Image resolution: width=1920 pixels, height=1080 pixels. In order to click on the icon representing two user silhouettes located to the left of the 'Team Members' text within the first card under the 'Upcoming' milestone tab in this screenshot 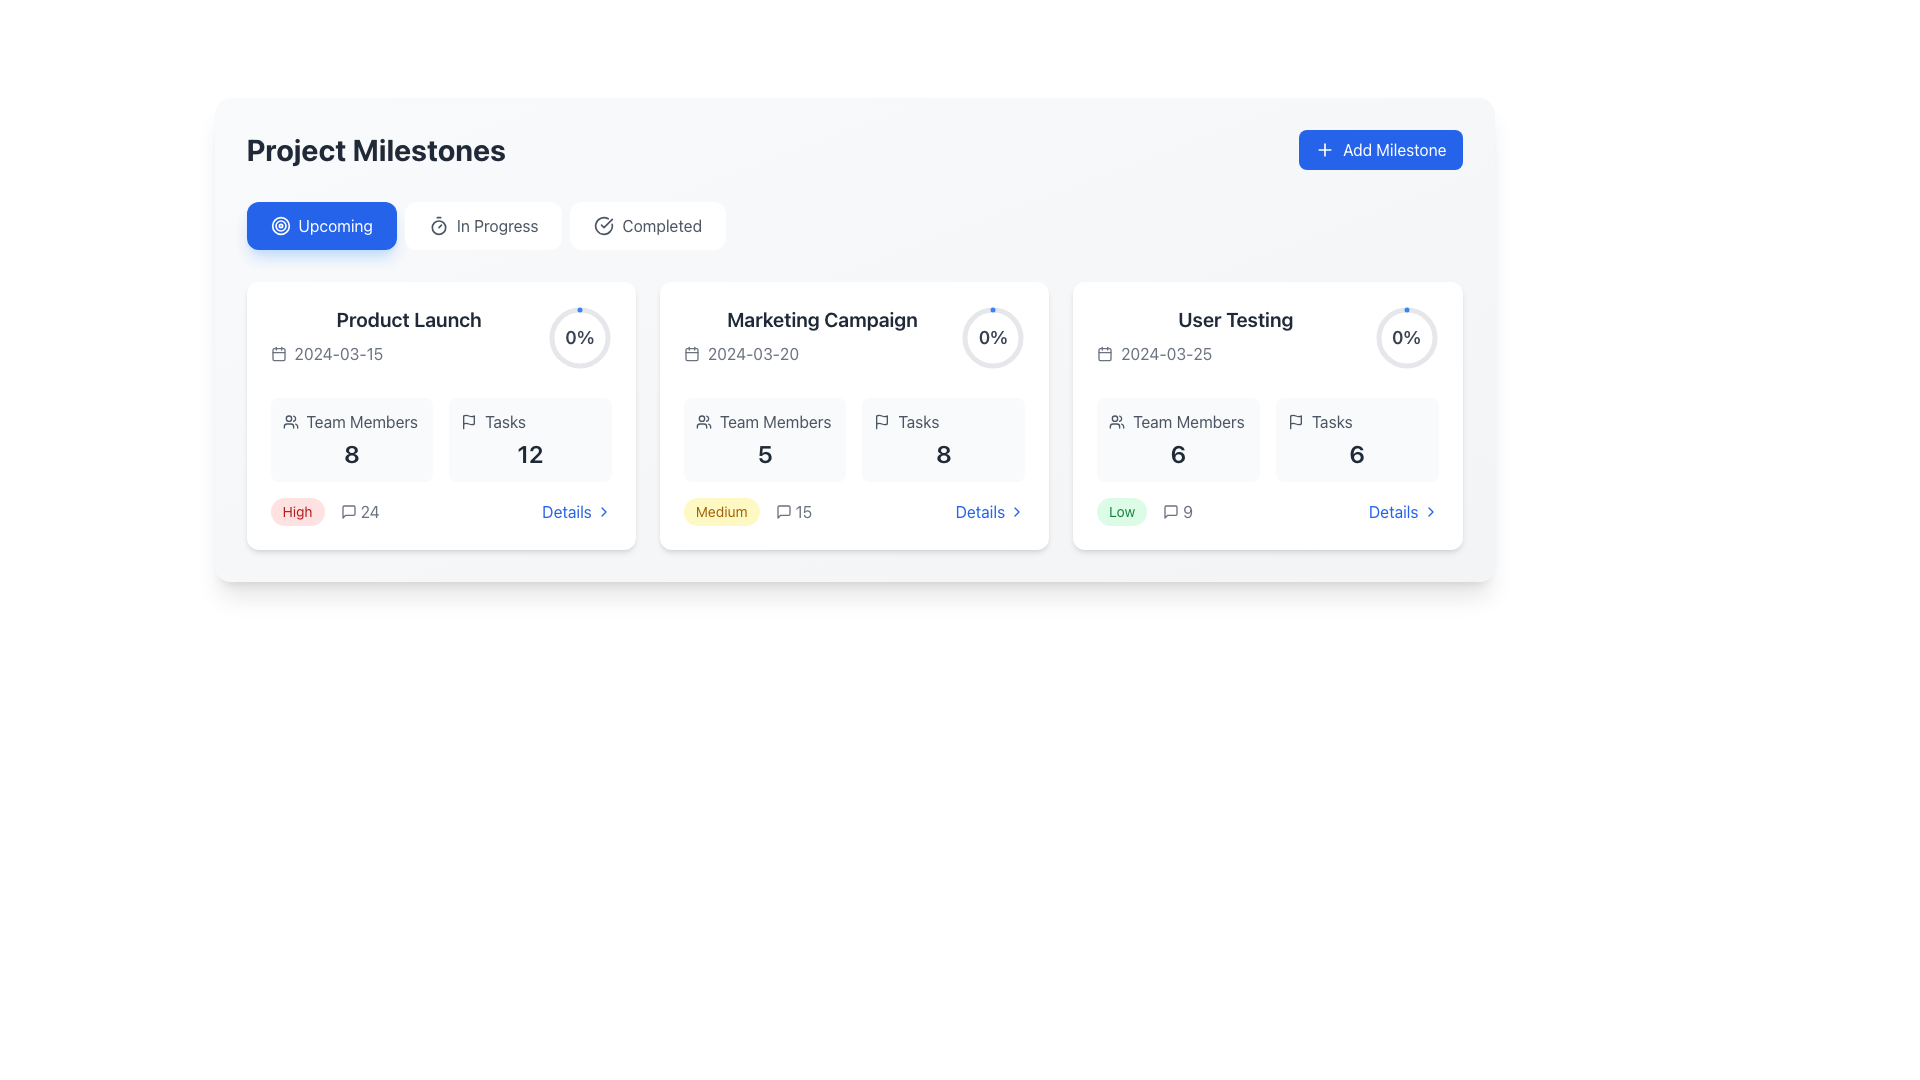, I will do `click(289, 420)`.